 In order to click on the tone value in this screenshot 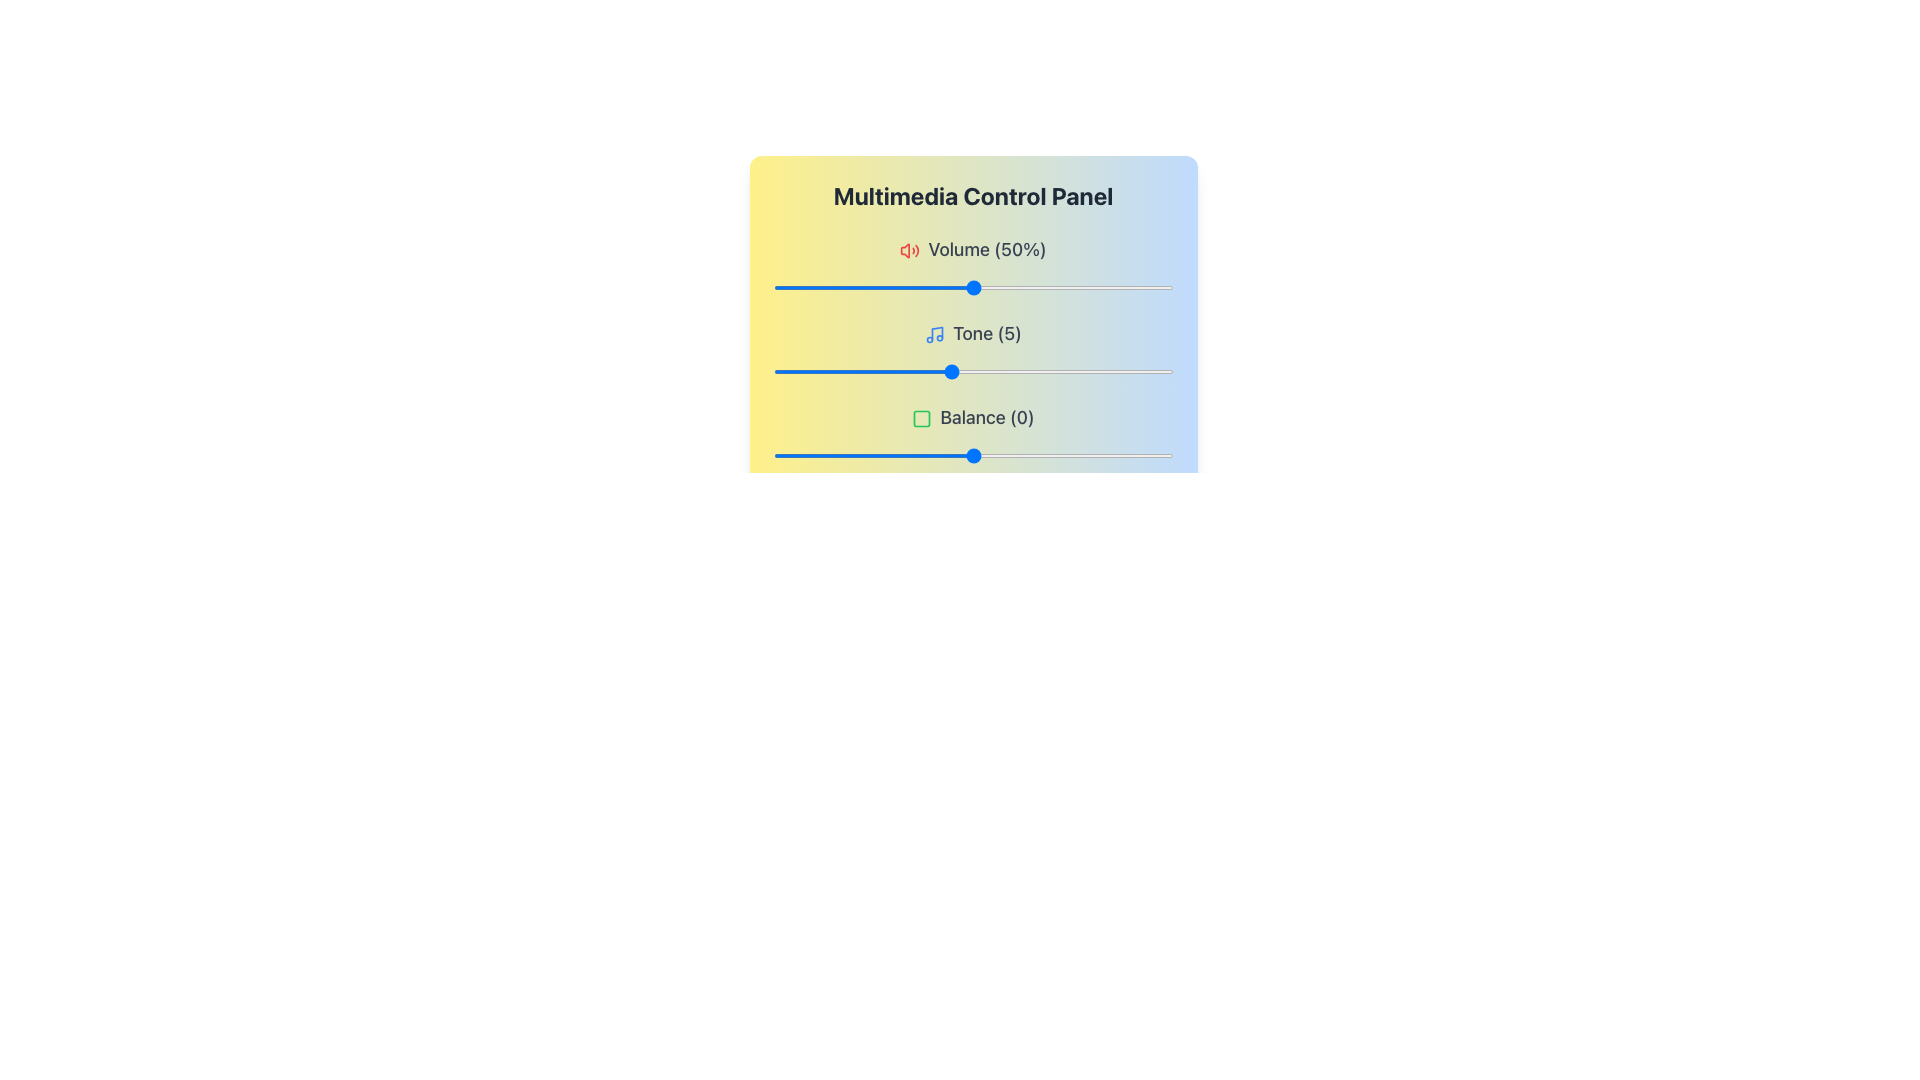, I will do `click(1083, 371)`.